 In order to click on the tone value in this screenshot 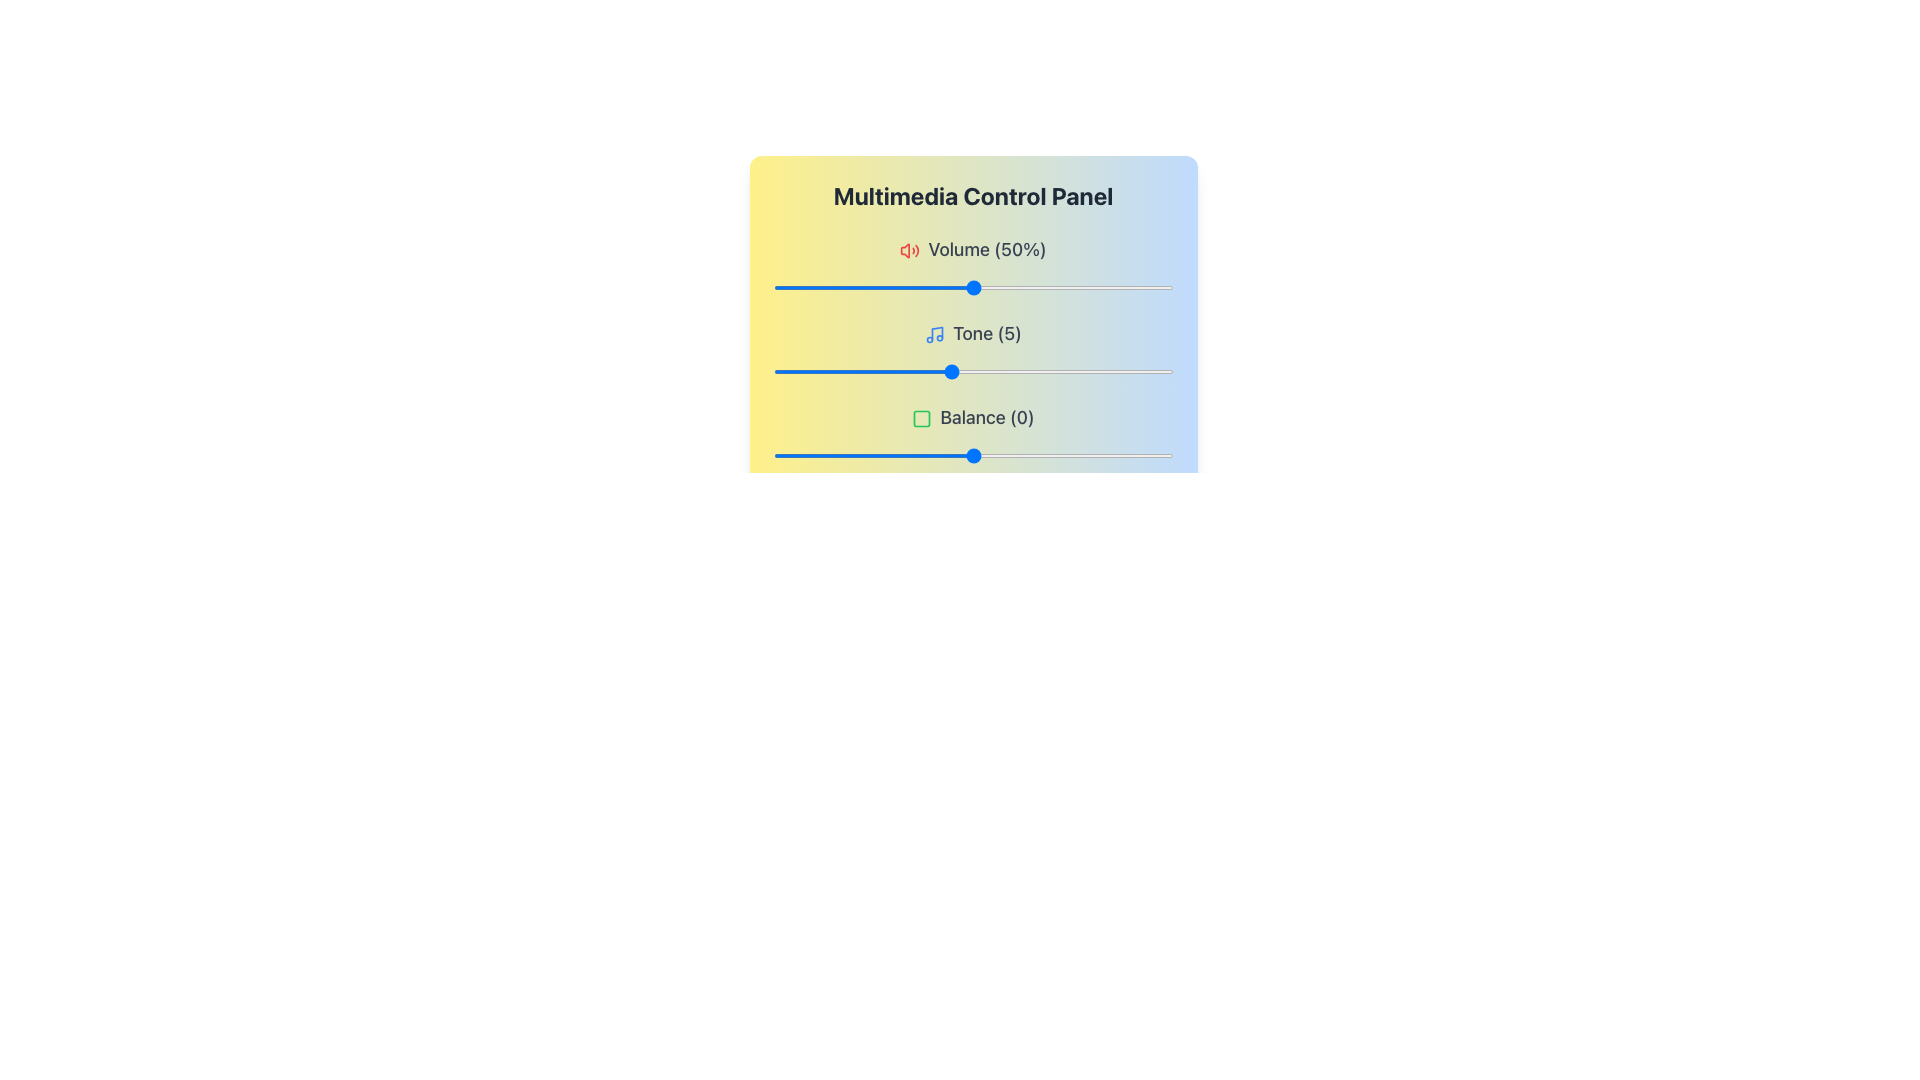, I will do `click(1083, 371)`.